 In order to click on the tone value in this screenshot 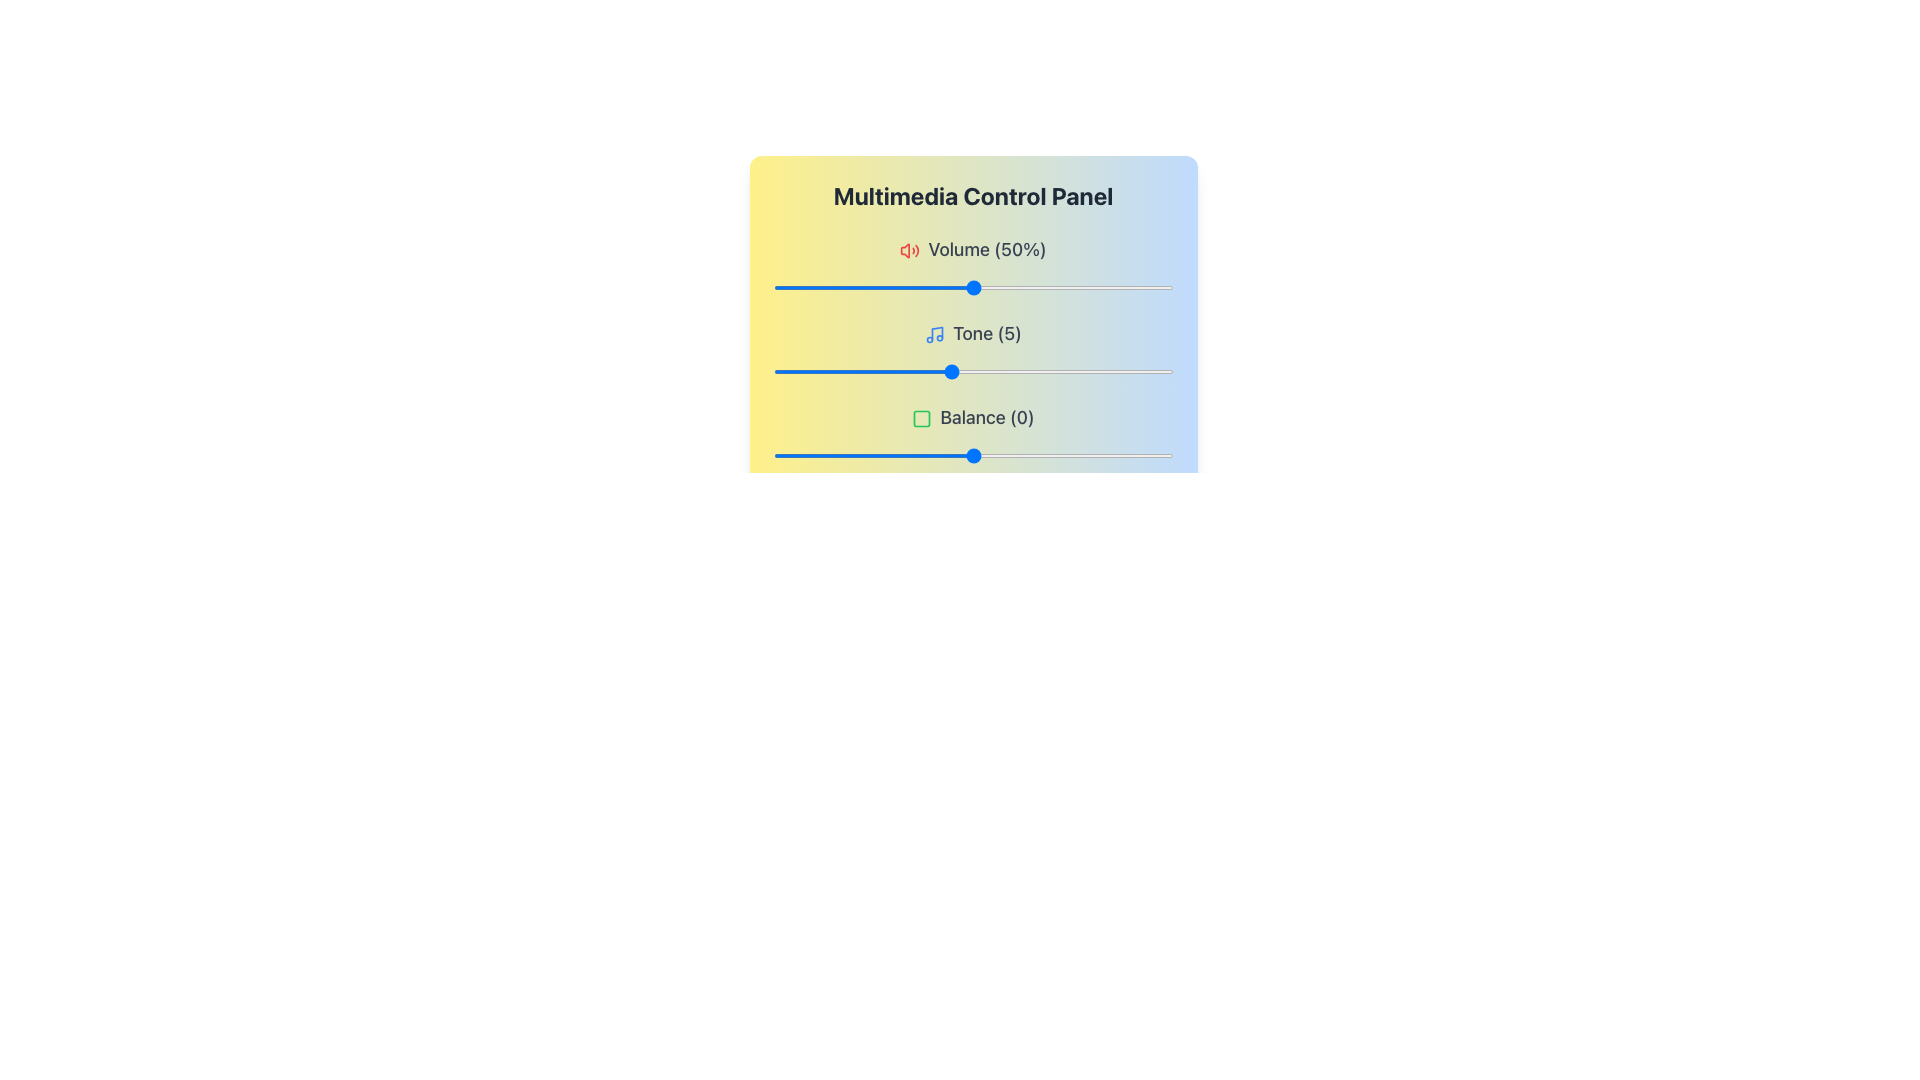, I will do `click(1083, 371)`.